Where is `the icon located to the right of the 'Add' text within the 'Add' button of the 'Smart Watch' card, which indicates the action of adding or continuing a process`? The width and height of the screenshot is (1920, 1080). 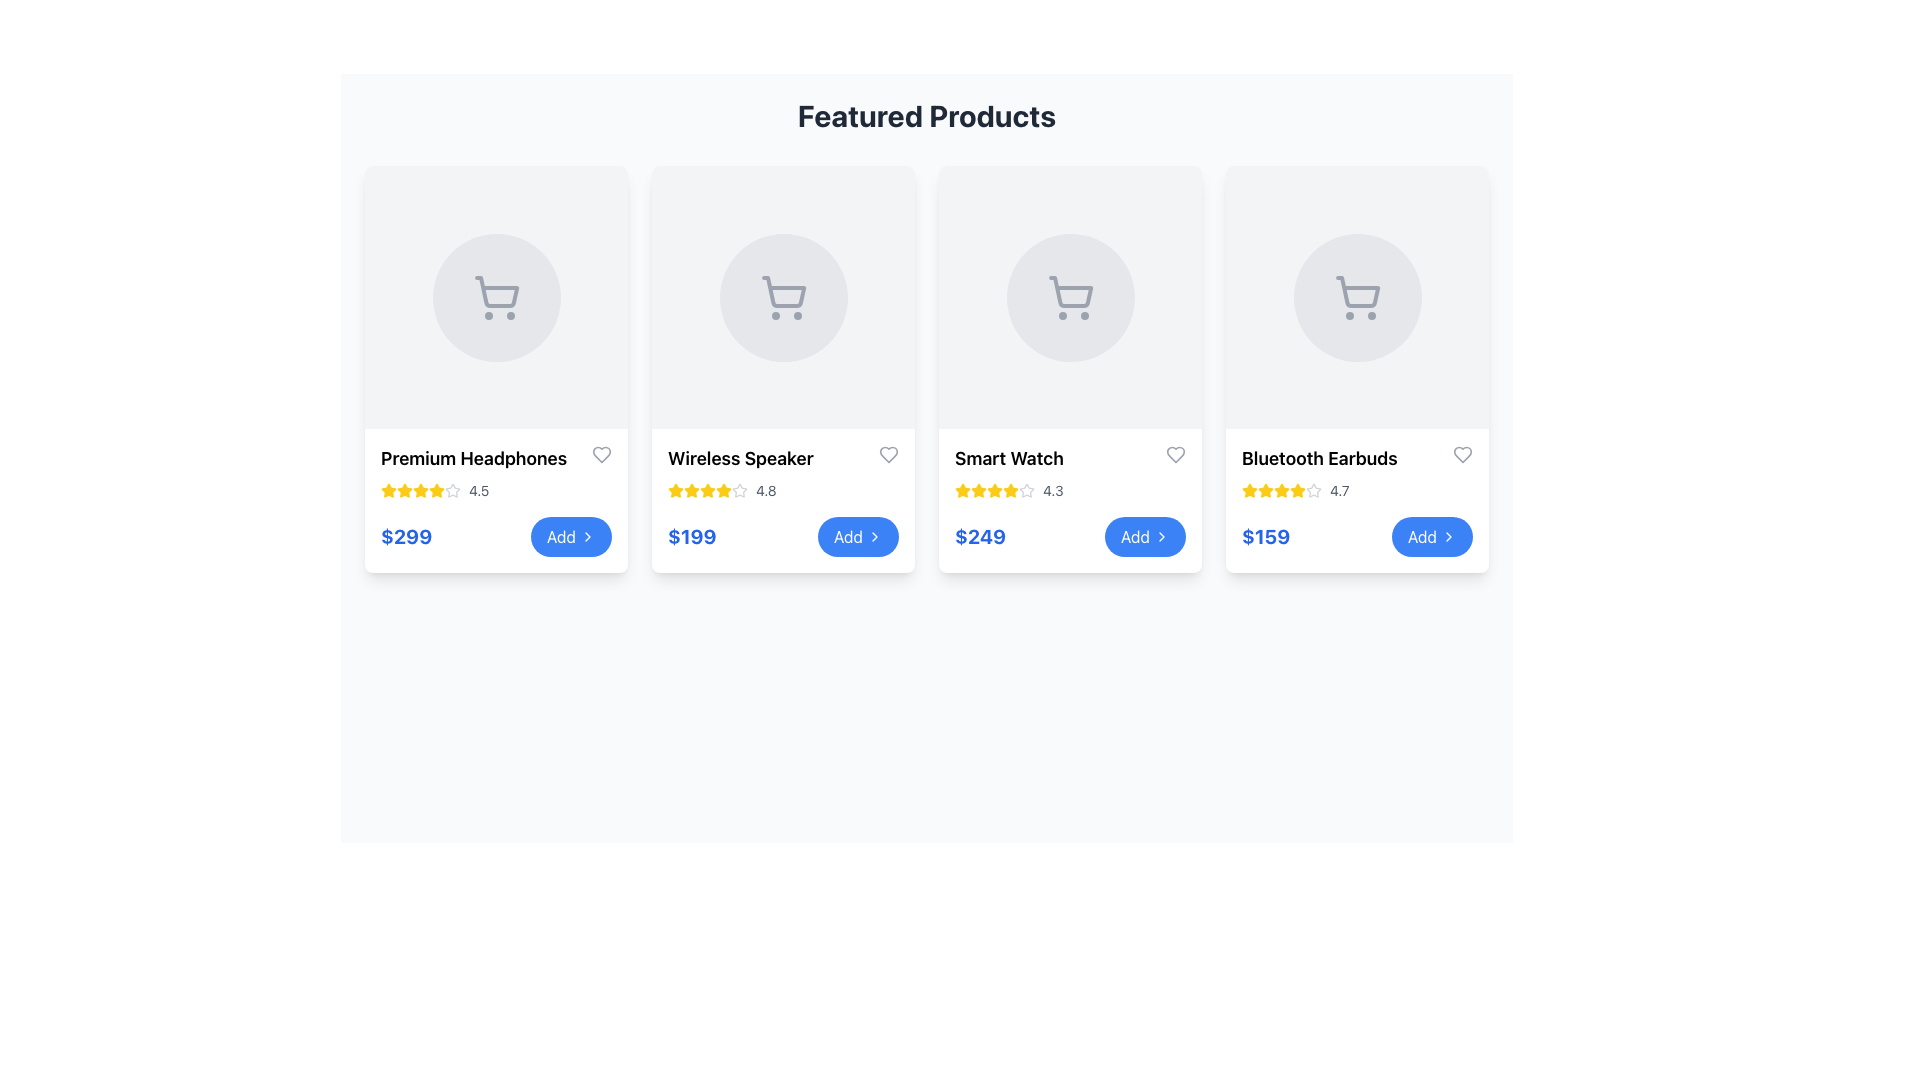 the icon located to the right of the 'Add' text within the 'Add' button of the 'Smart Watch' card, which indicates the action of adding or continuing a process is located at coordinates (1161, 535).